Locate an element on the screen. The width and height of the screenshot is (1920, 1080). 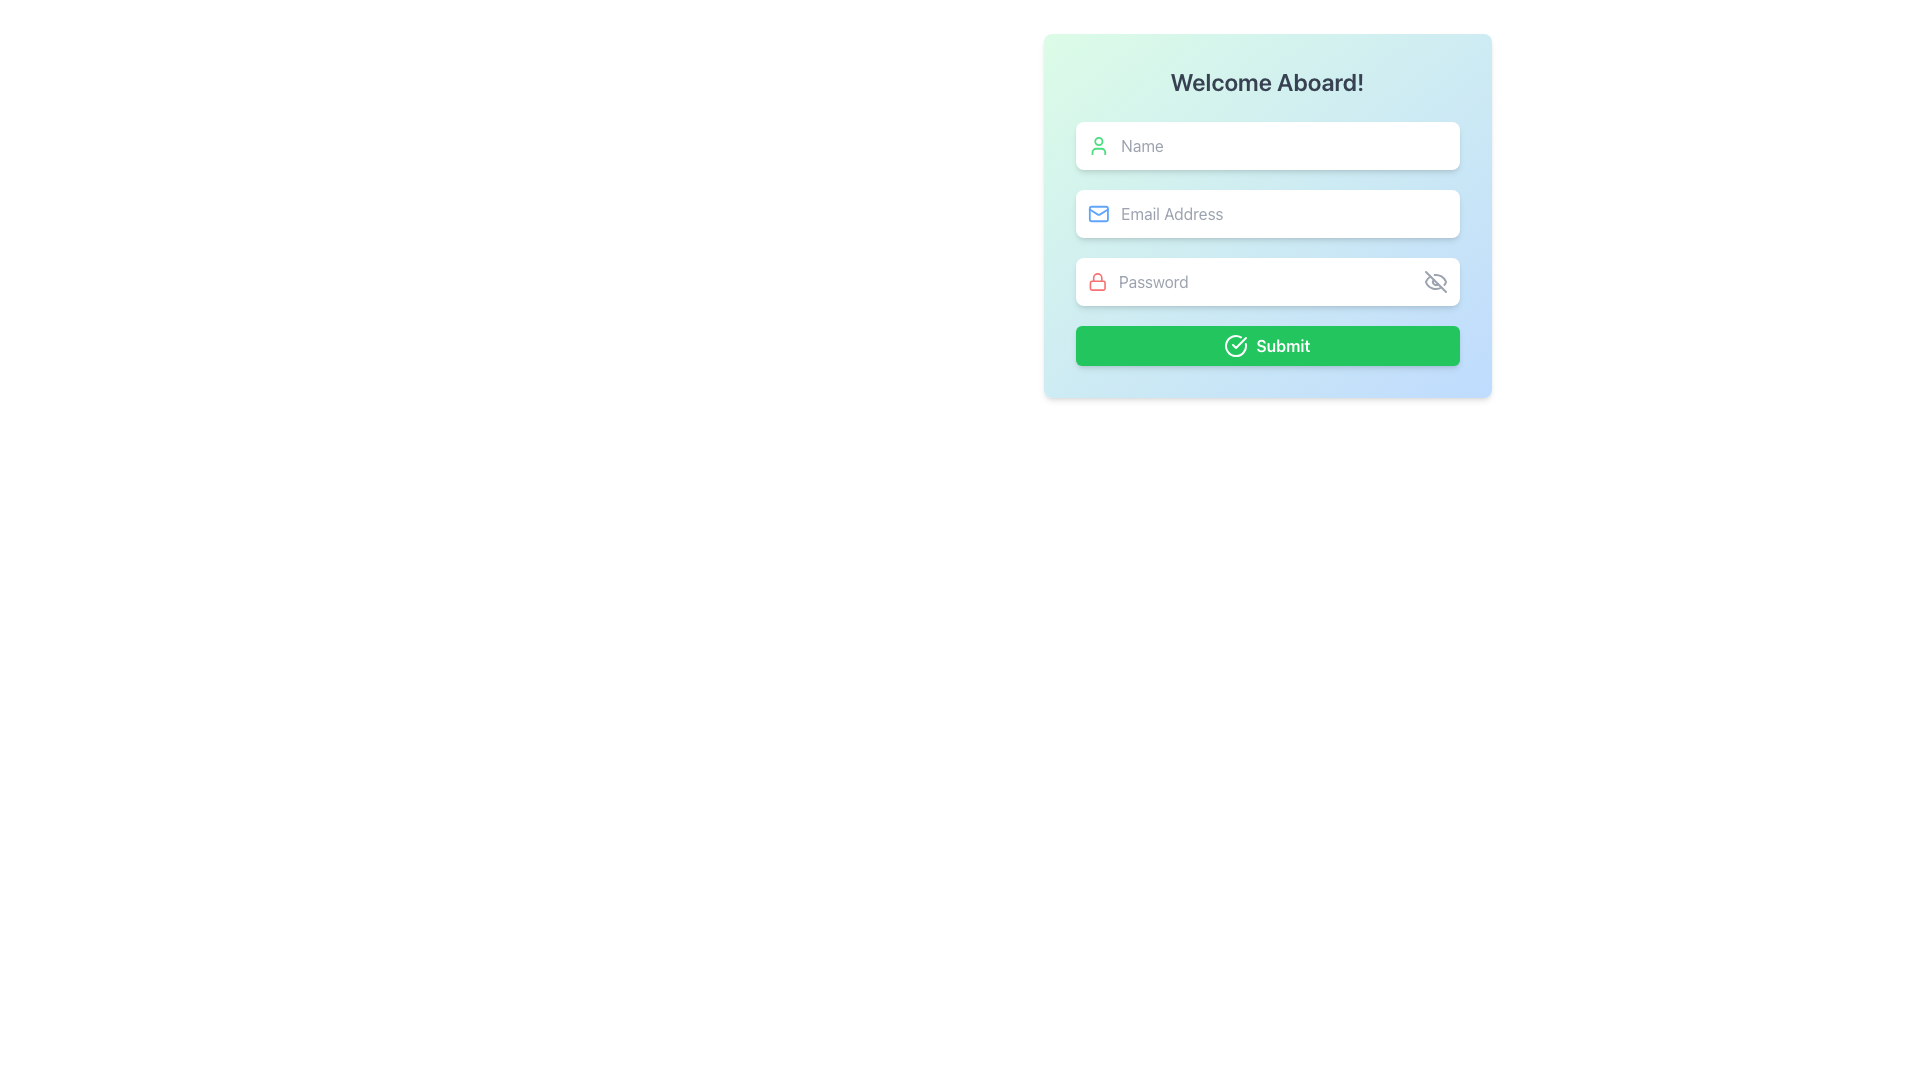
the email input field, which is the second input field in the form, to focus on it is located at coordinates (1284, 213).